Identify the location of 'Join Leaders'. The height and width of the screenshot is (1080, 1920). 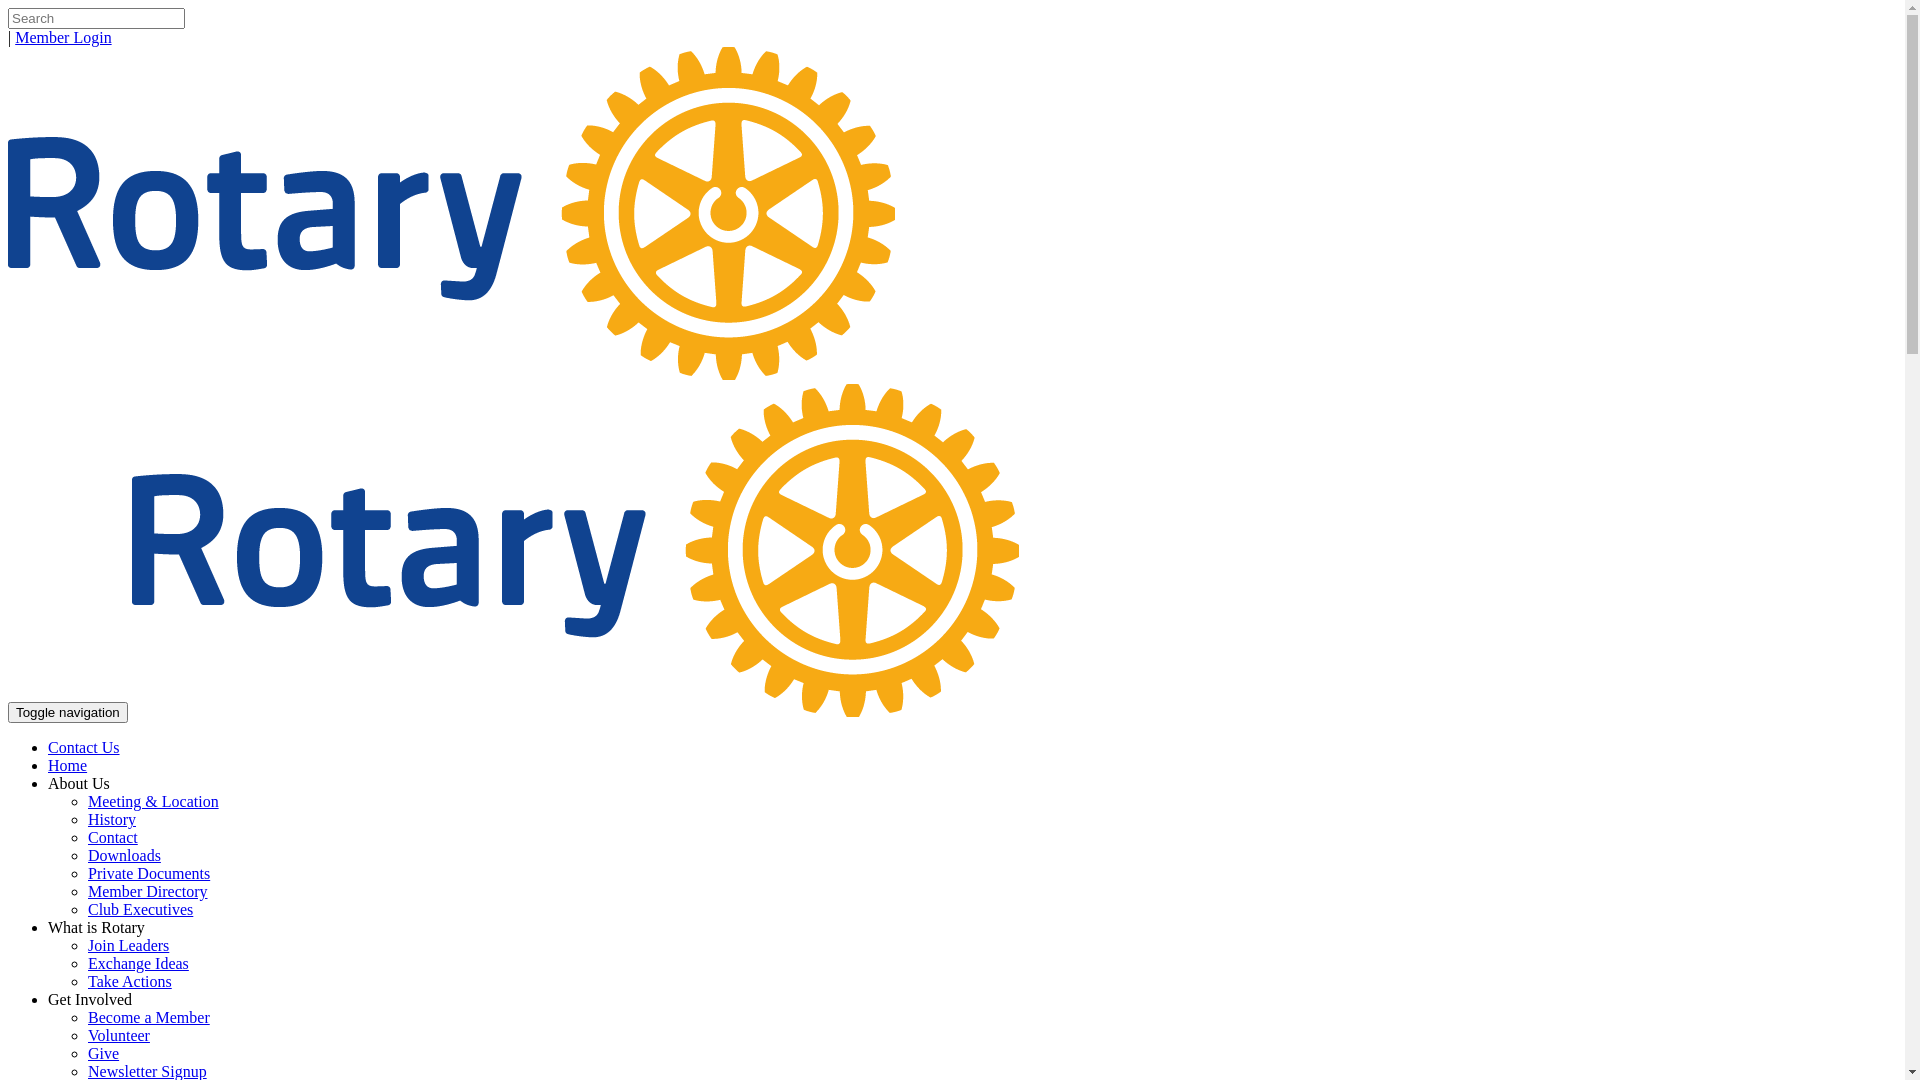
(127, 945).